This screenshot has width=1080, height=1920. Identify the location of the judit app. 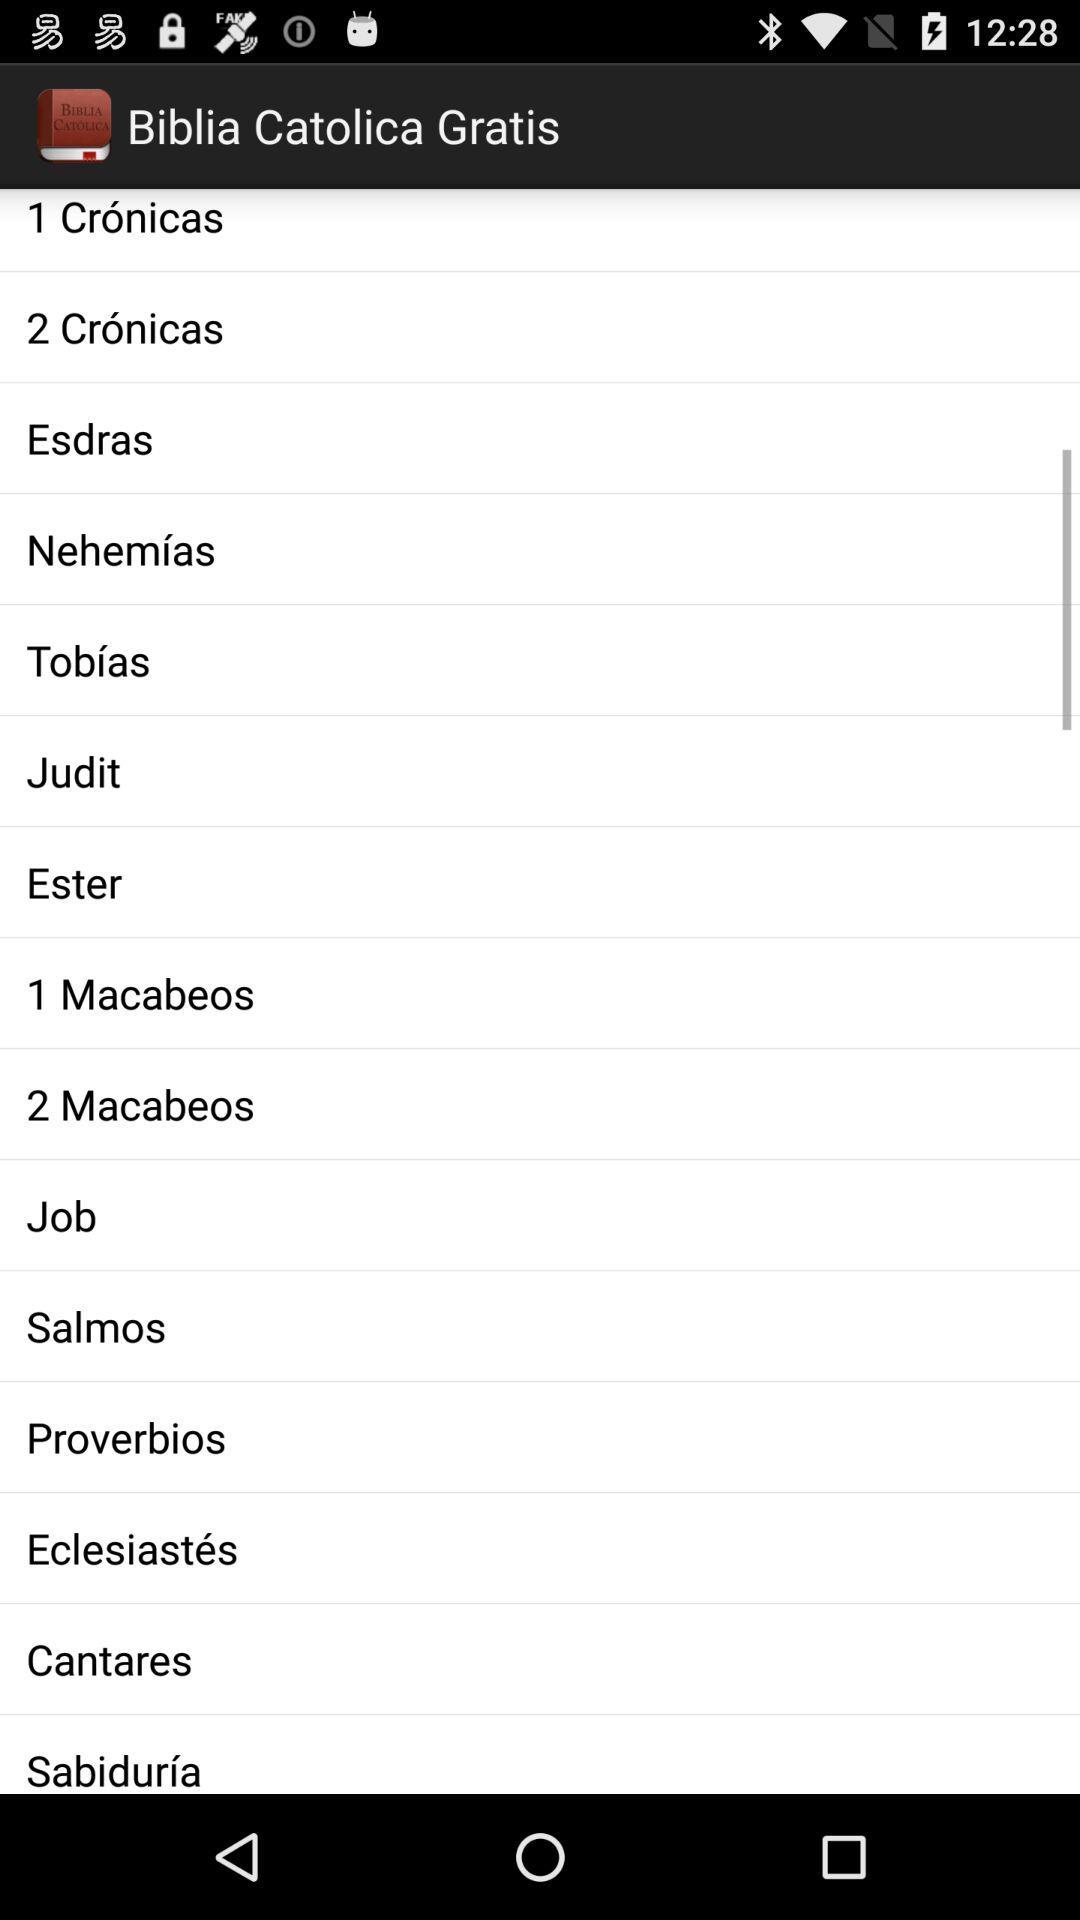
(540, 770).